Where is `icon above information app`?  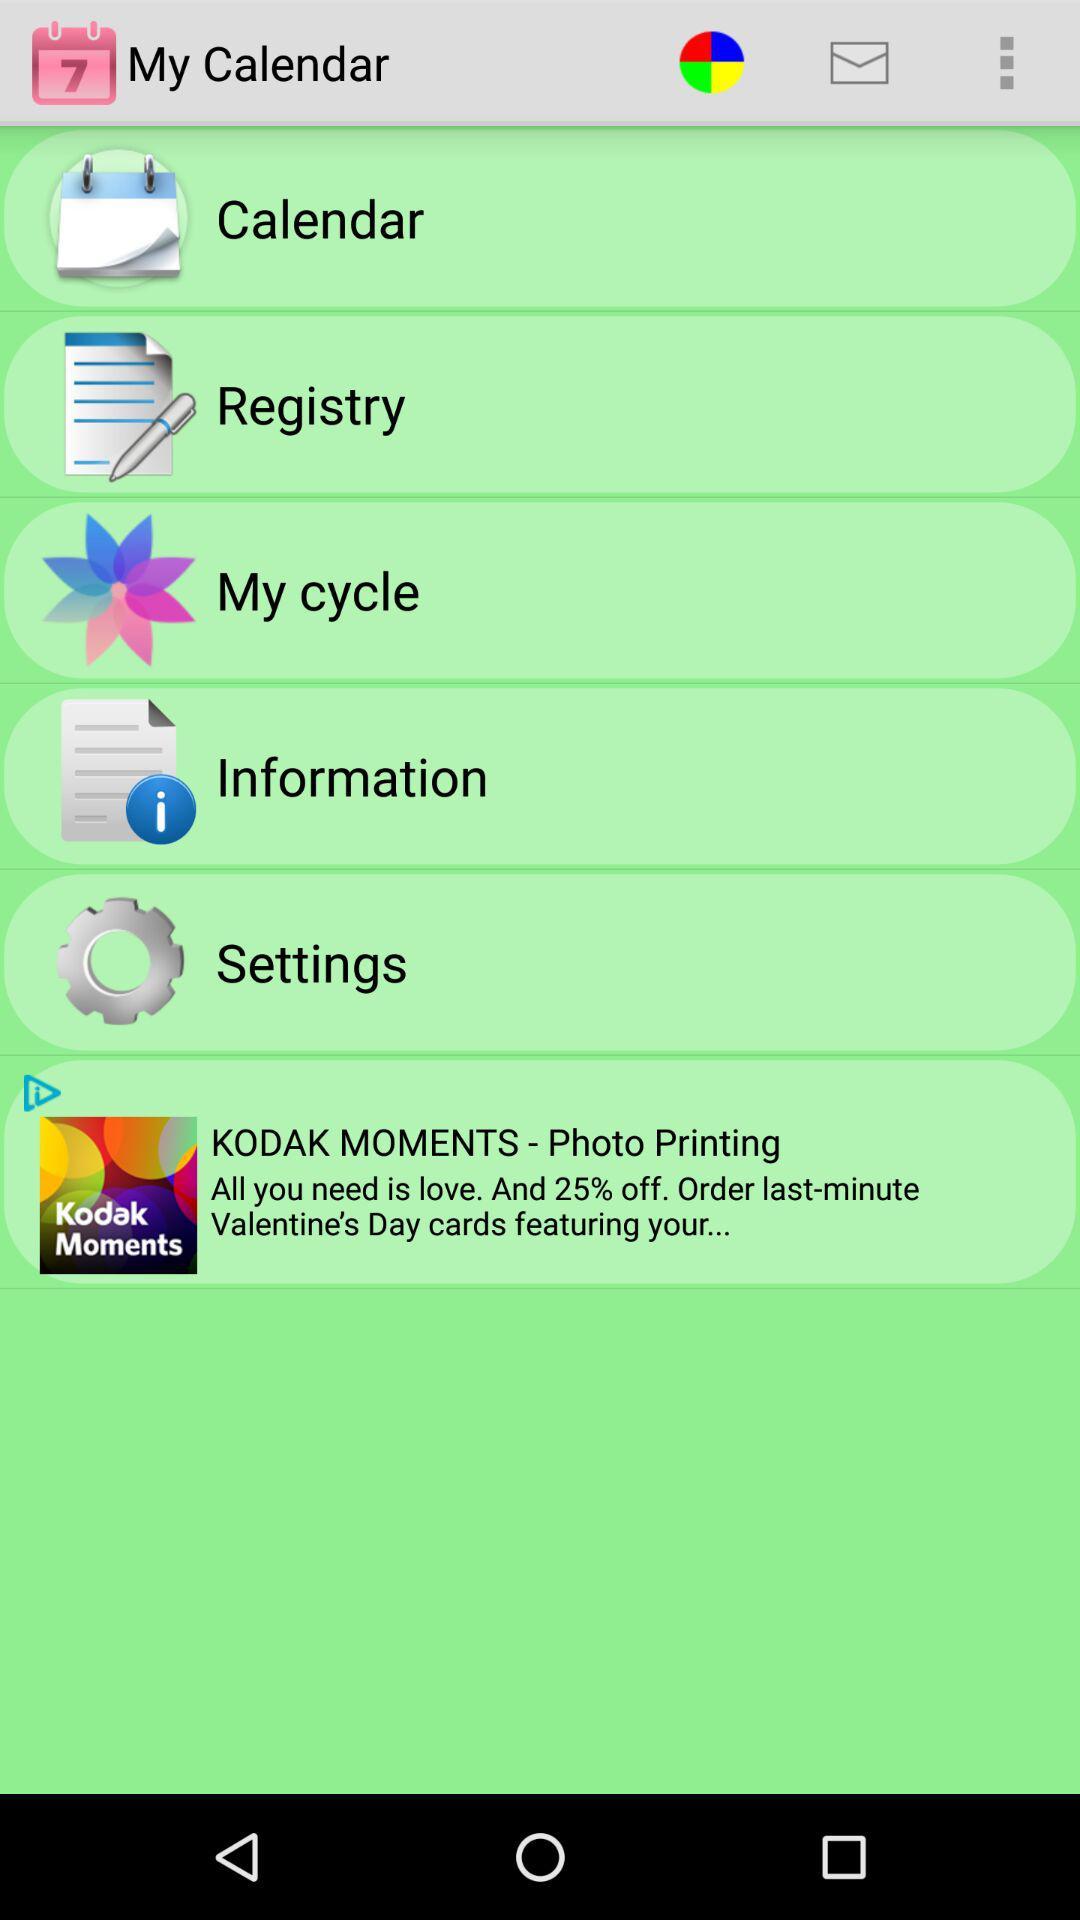 icon above information app is located at coordinates (316, 588).